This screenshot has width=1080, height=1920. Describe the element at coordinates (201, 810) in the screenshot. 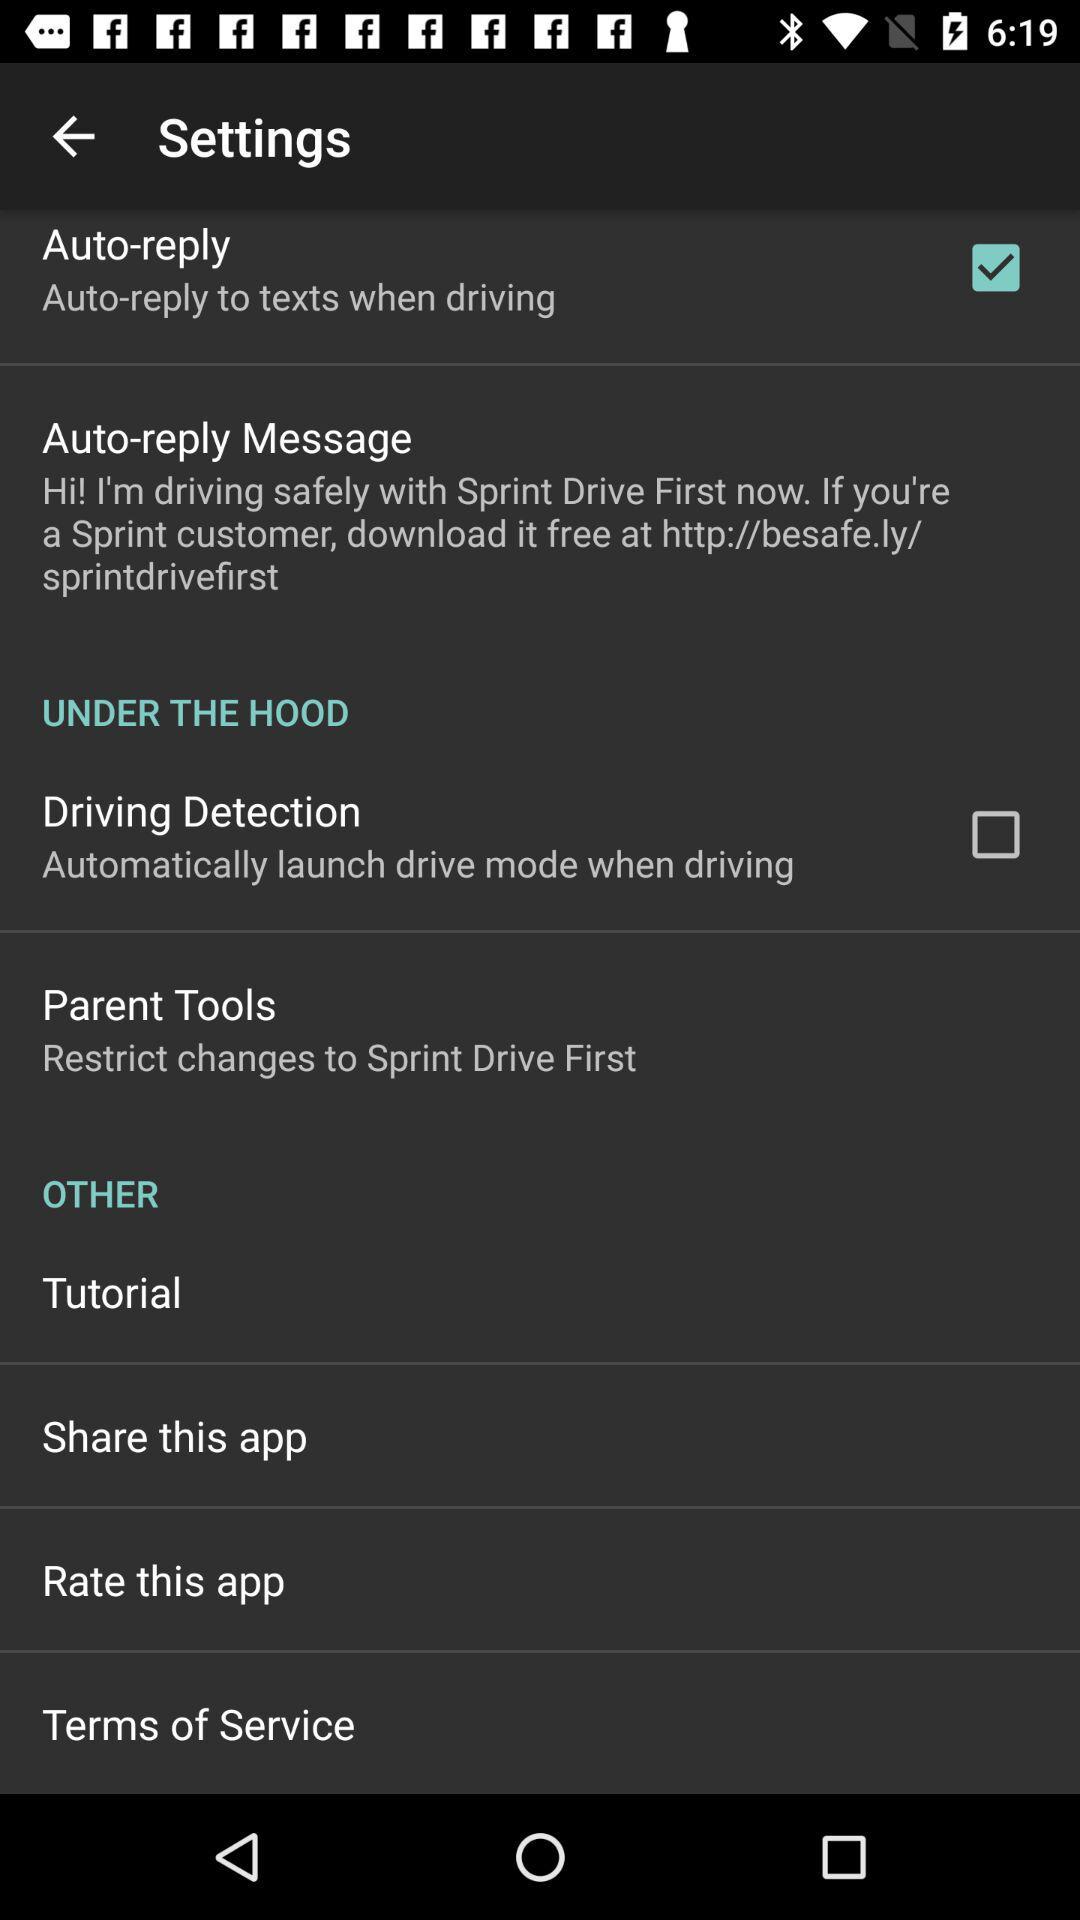

I see `driving detection` at that location.